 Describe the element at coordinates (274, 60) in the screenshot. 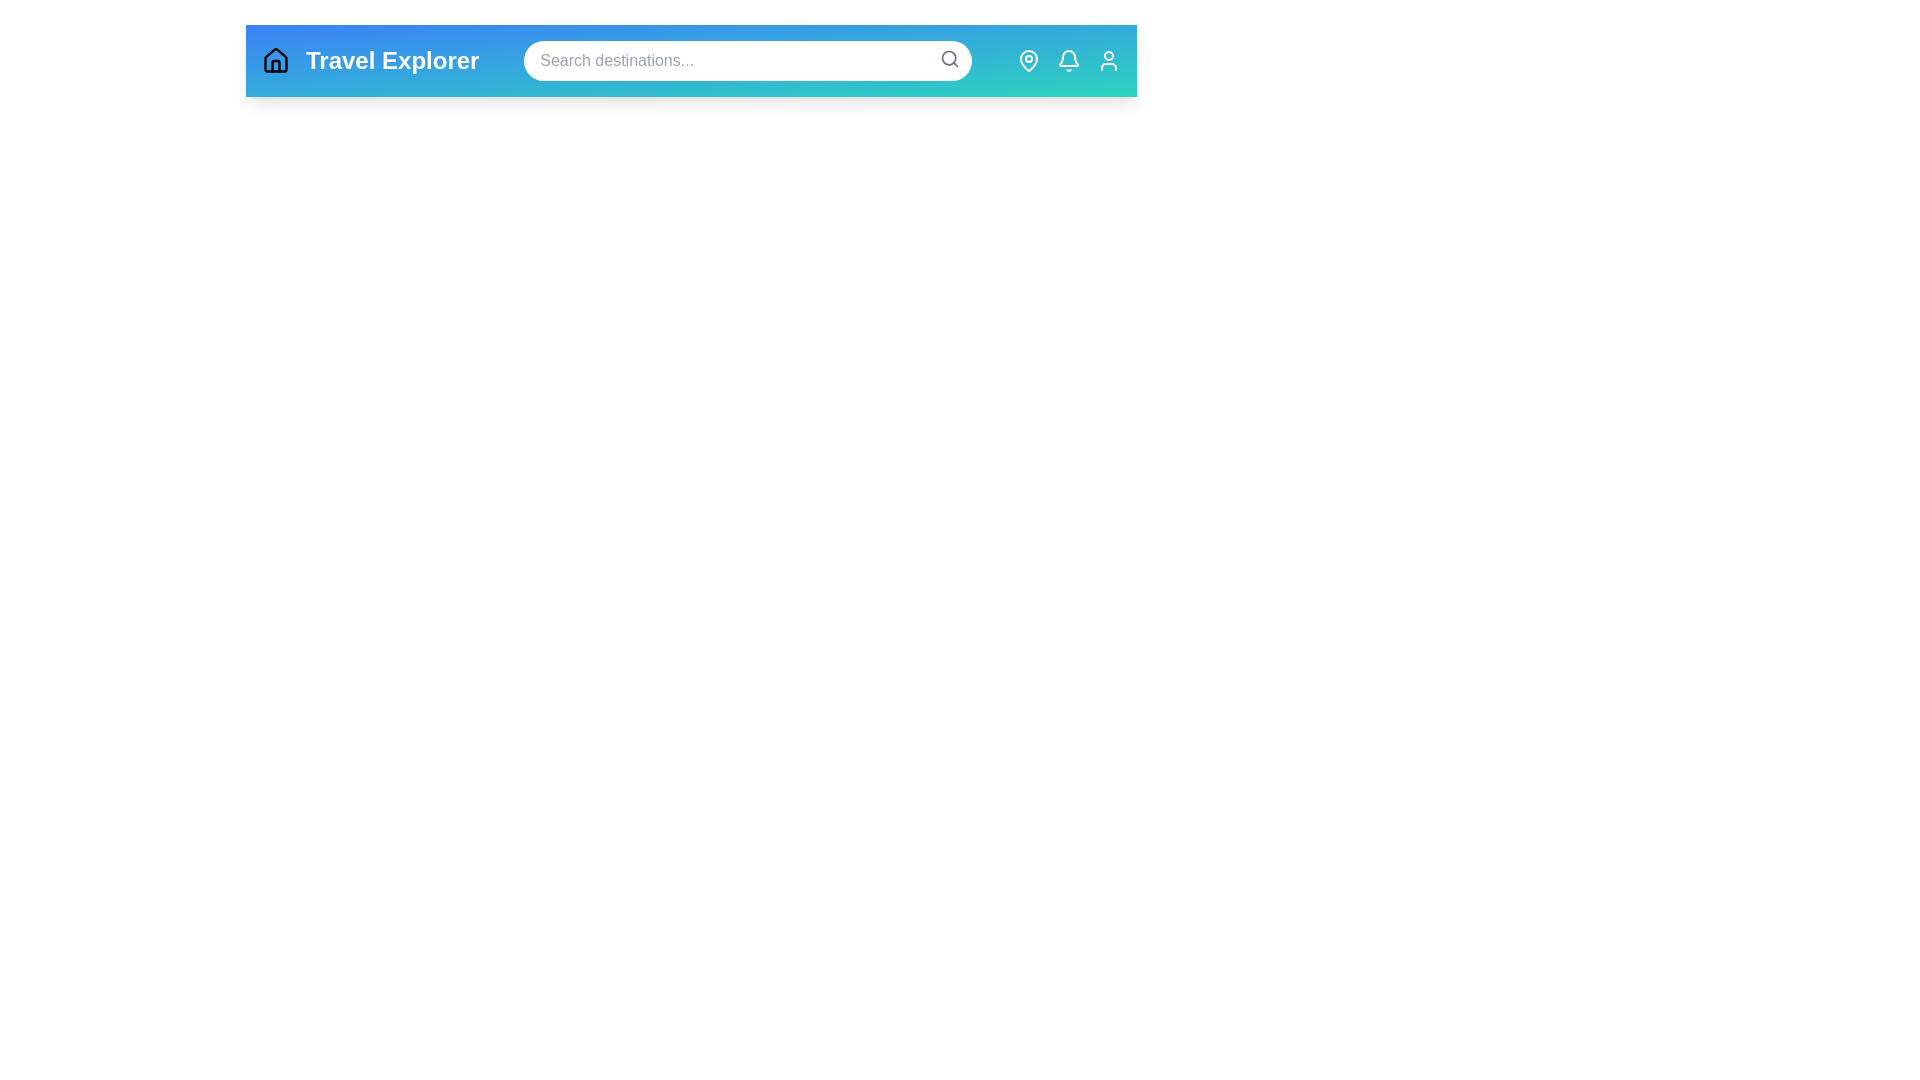

I see `the Home navigation icon` at that location.